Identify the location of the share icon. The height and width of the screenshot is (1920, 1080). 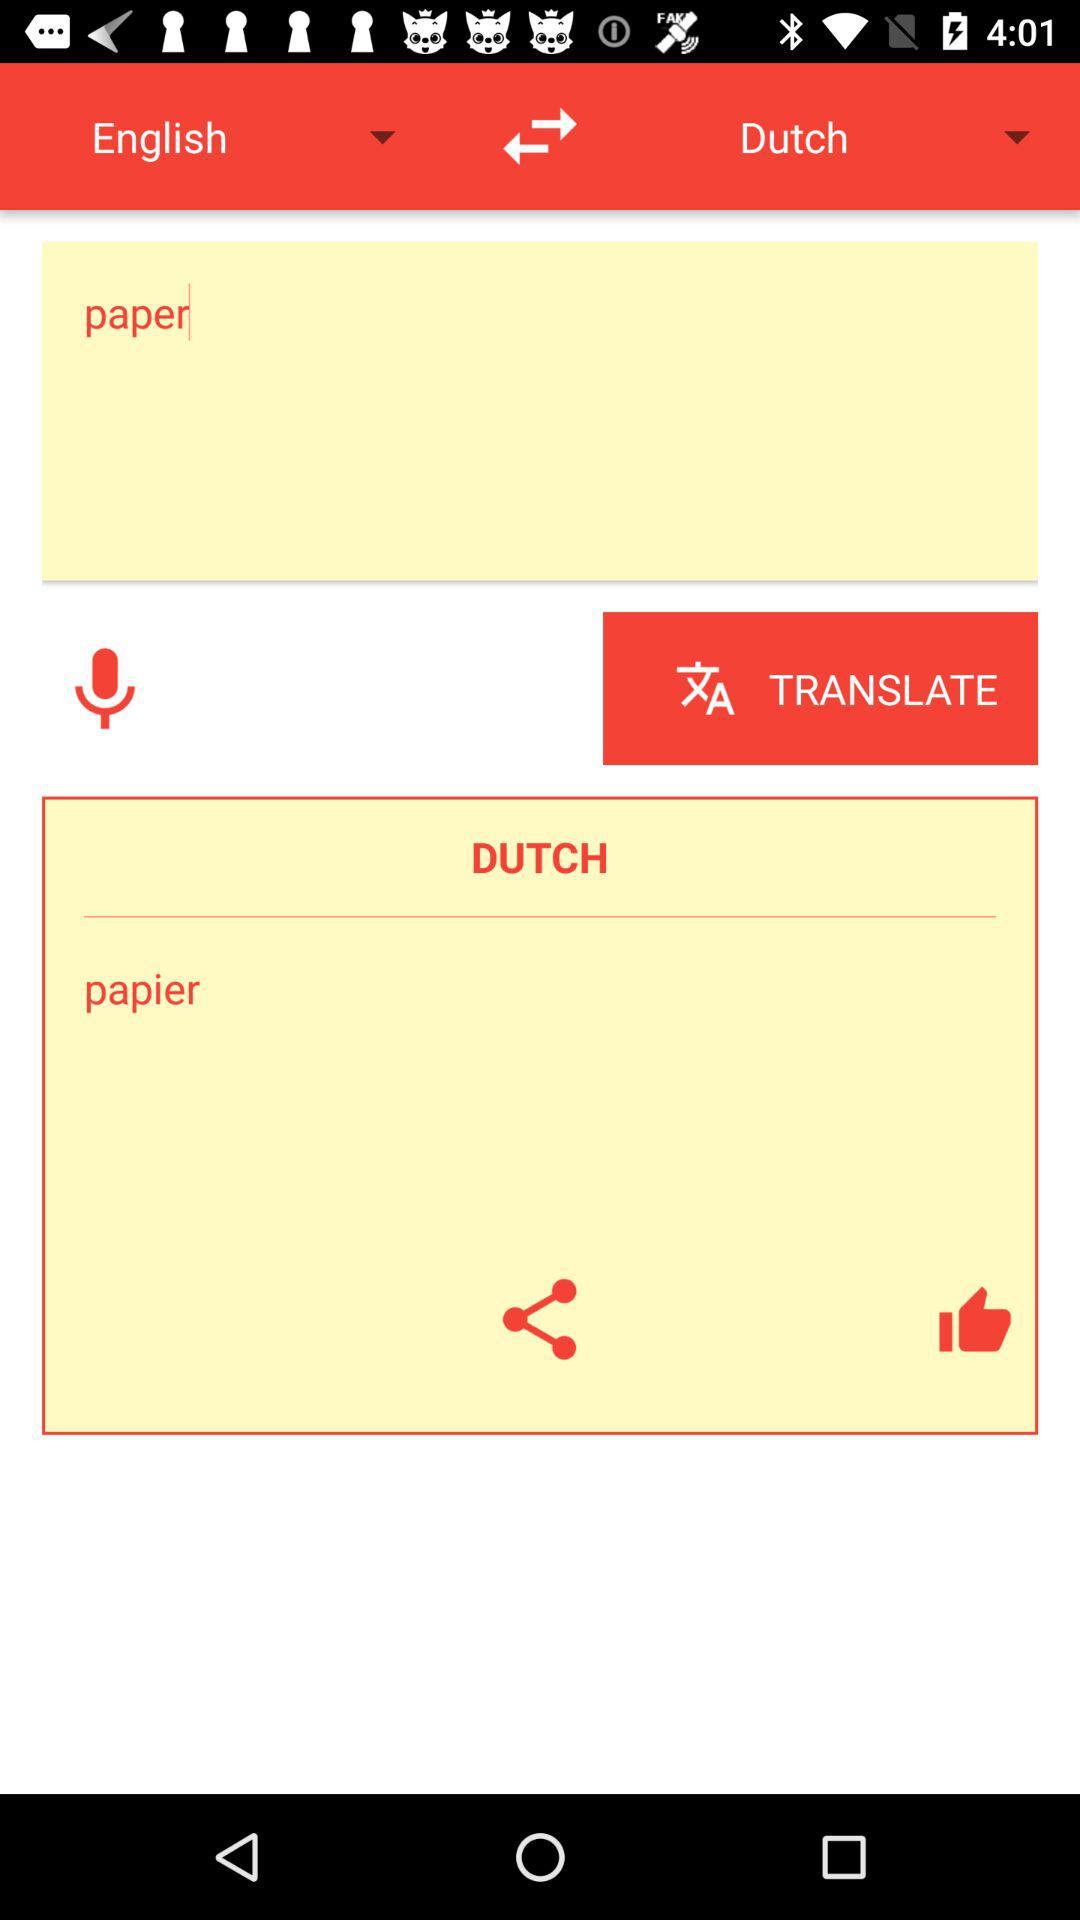
(540, 1319).